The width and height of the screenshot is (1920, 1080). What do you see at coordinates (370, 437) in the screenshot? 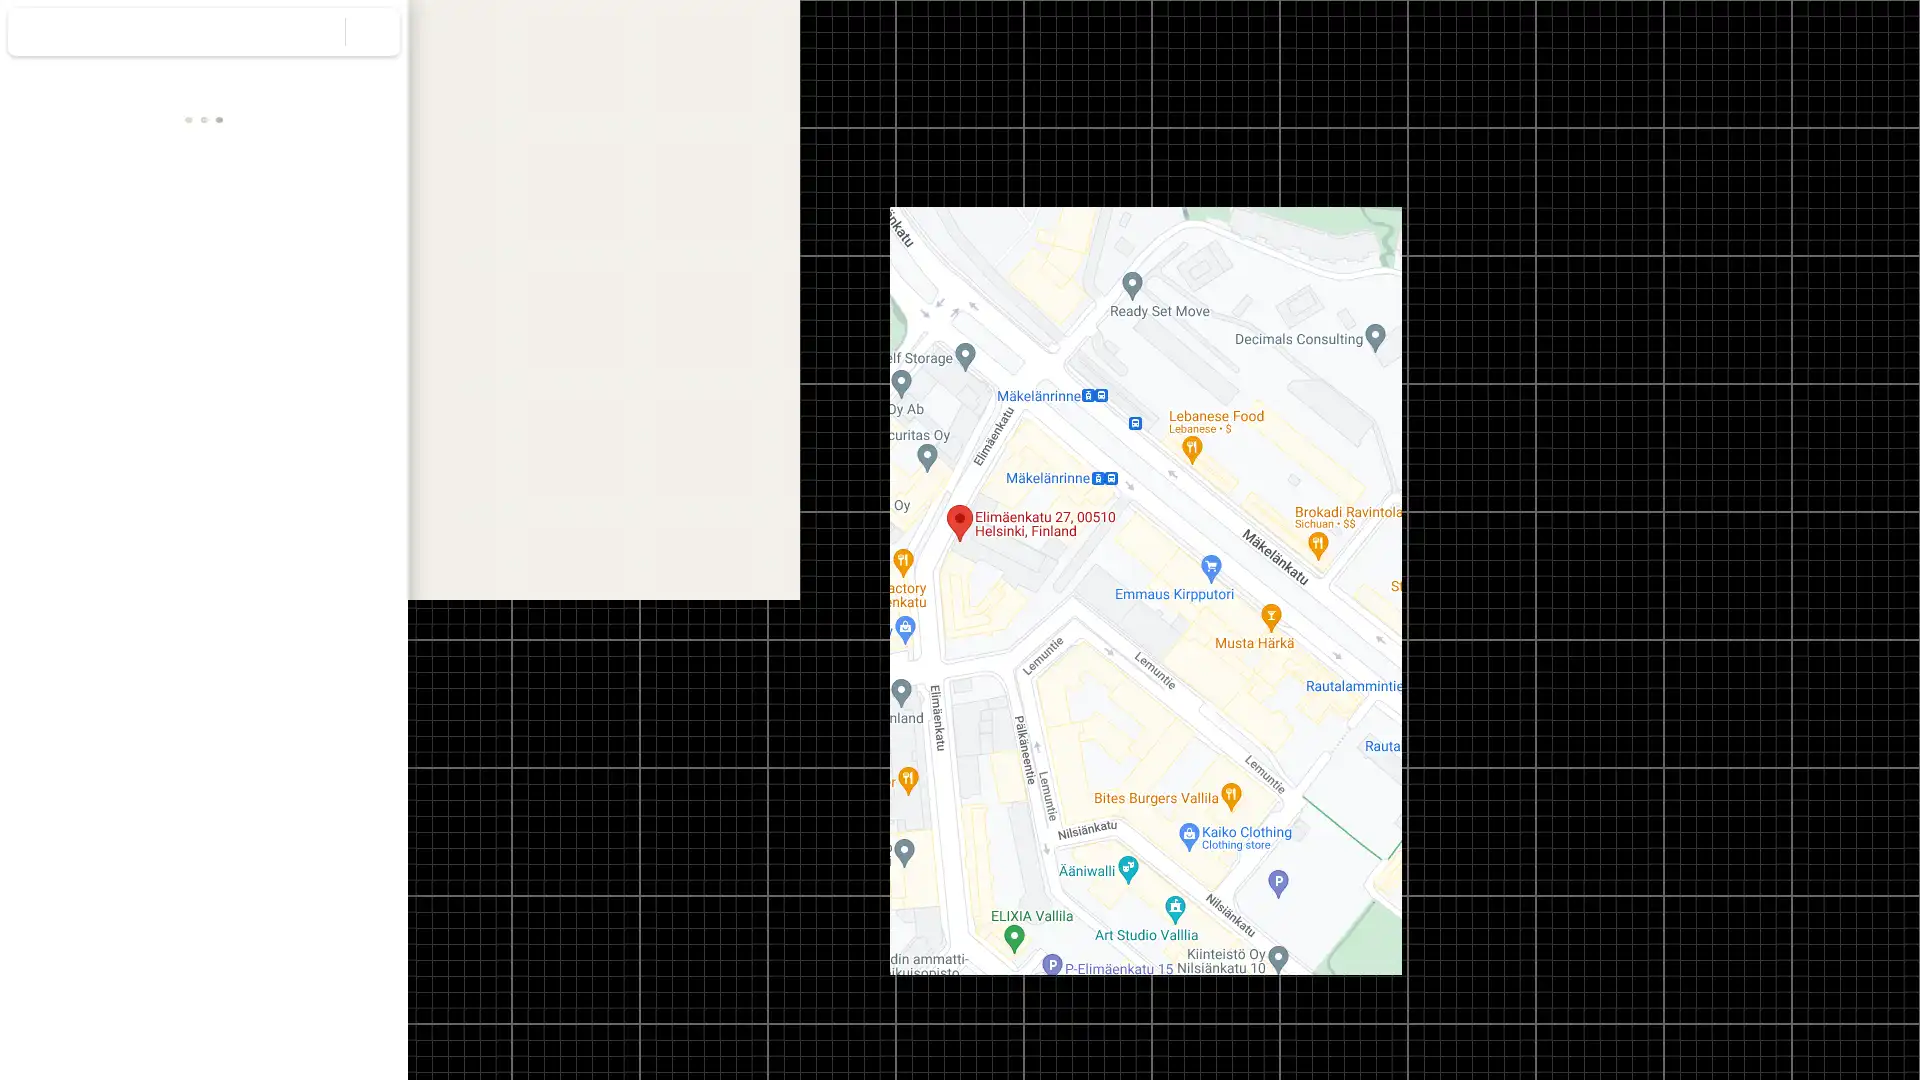
I see `Copy address` at bounding box center [370, 437].